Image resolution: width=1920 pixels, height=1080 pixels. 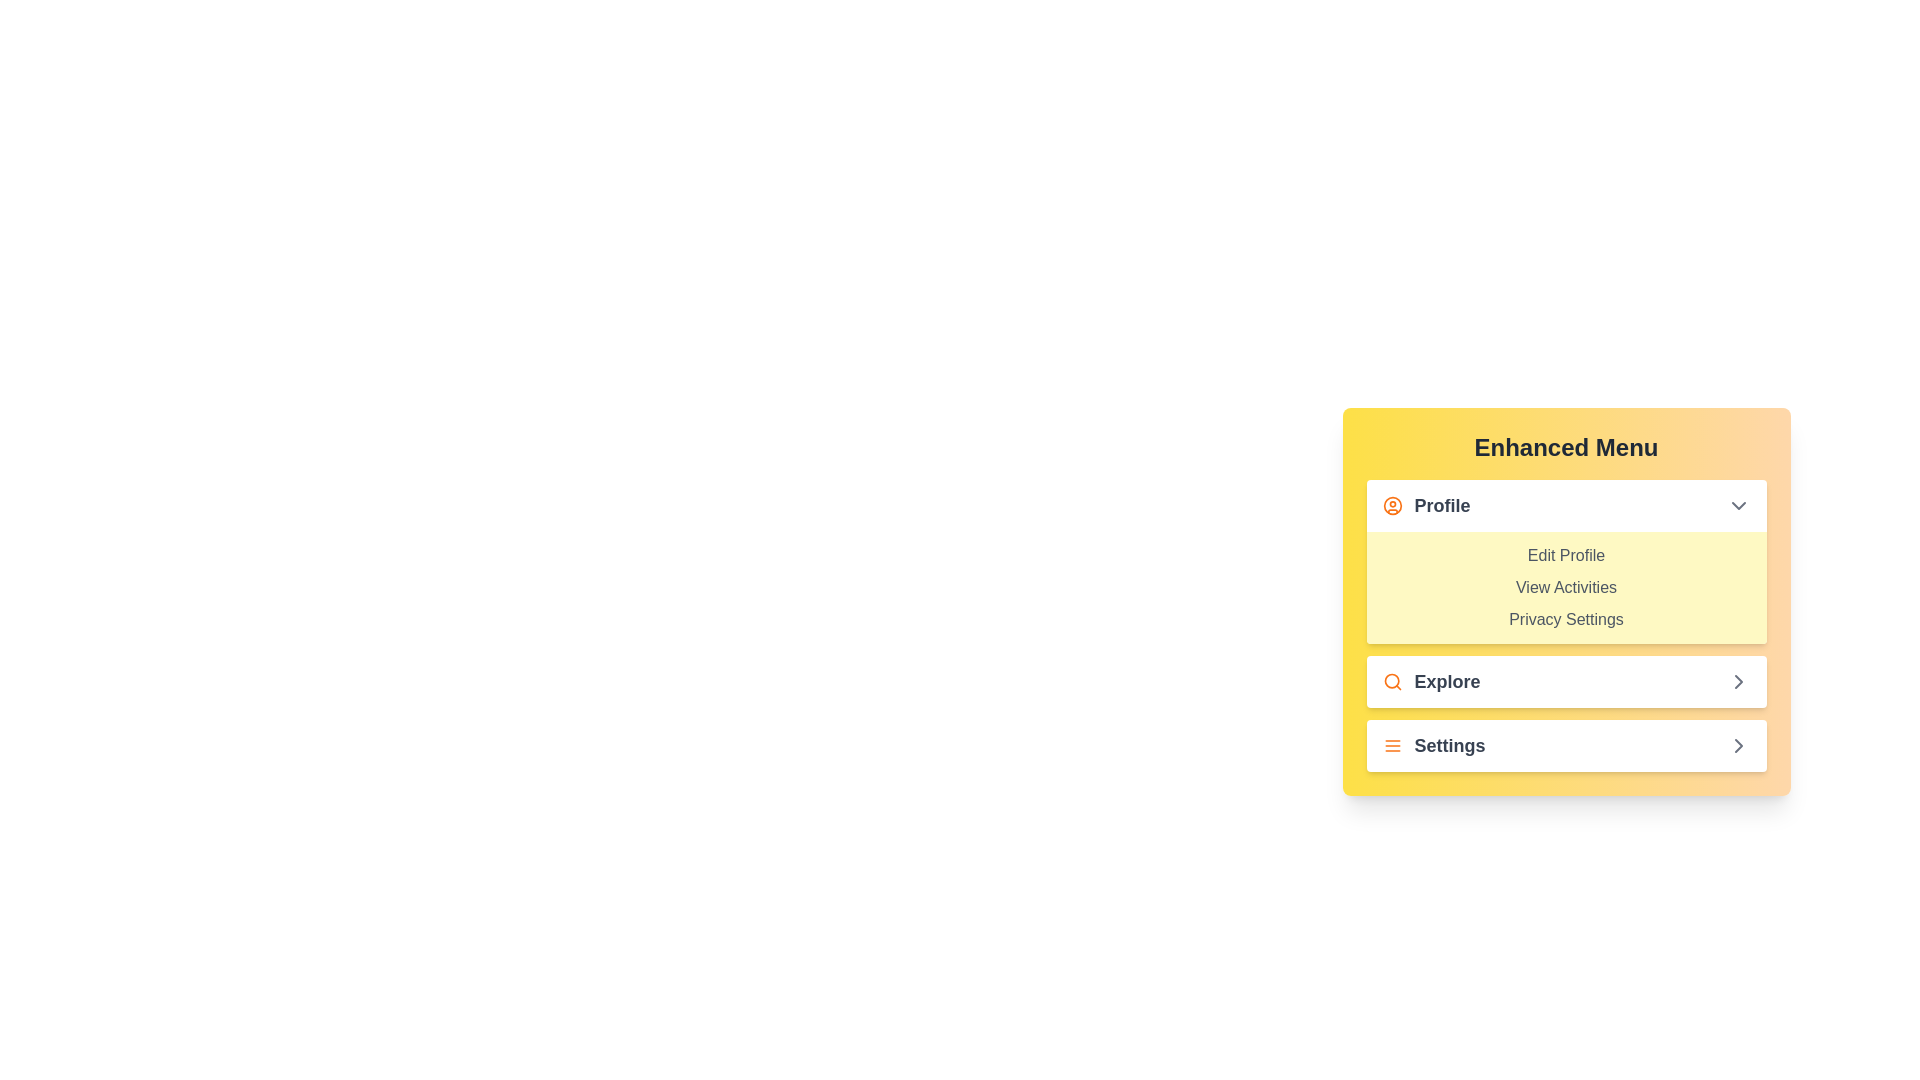 What do you see at coordinates (1391, 745) in the screenshot?
I see `the menu icon located immediately to the left of the 'Settings' text in the bottom section of the yellow menu panel` at bounding box center [1391, 745].